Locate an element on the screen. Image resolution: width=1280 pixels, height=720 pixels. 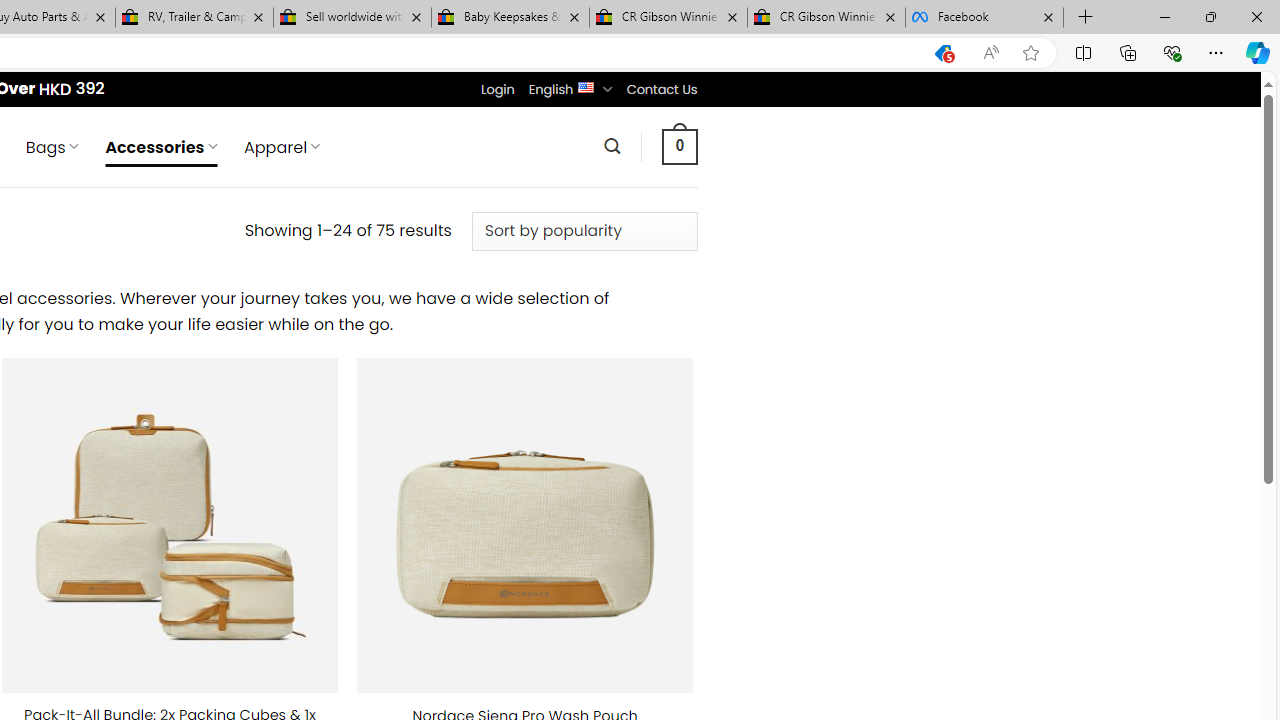
'English' is located at coordinates (585, 85).